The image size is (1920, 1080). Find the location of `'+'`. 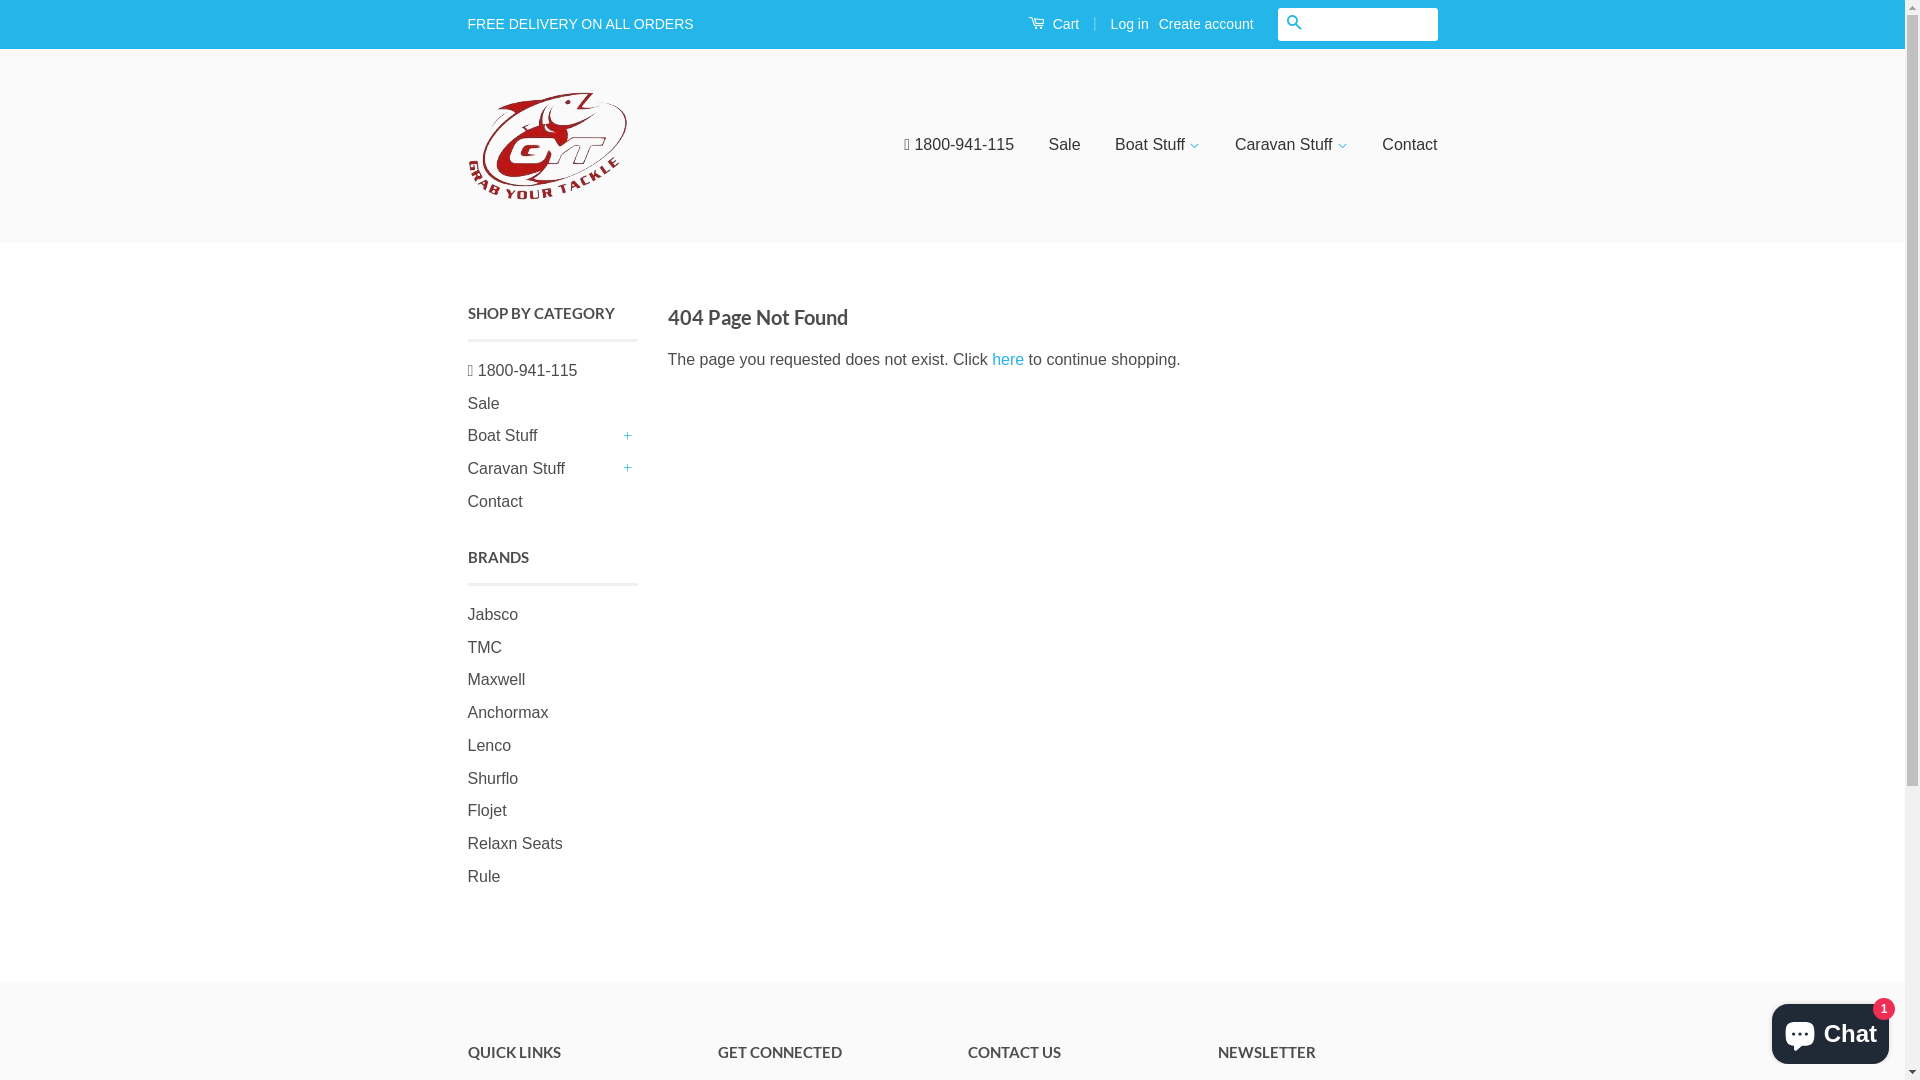

'+' is located at coordinates (627, 470).